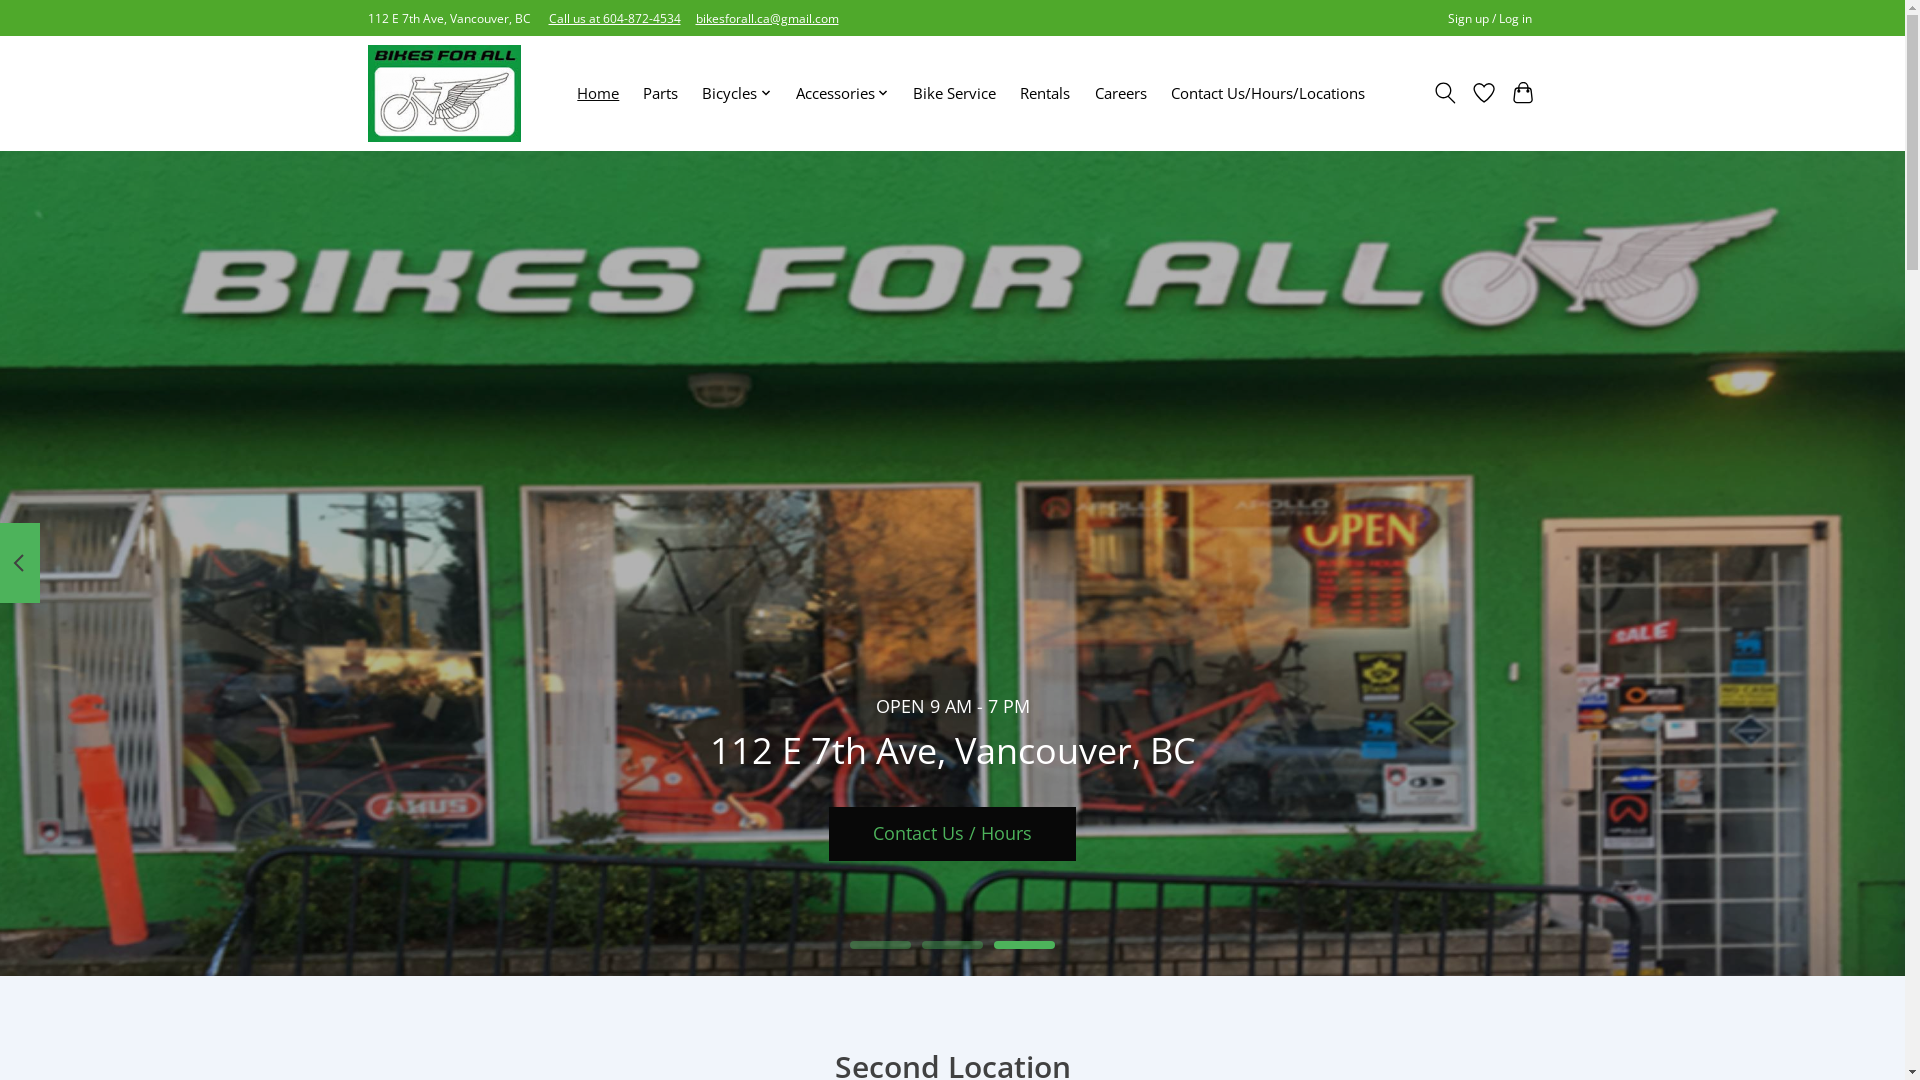  Describe the element at coordinates (1118, 93) in the screenshot. I see `'Careers'` at that location.